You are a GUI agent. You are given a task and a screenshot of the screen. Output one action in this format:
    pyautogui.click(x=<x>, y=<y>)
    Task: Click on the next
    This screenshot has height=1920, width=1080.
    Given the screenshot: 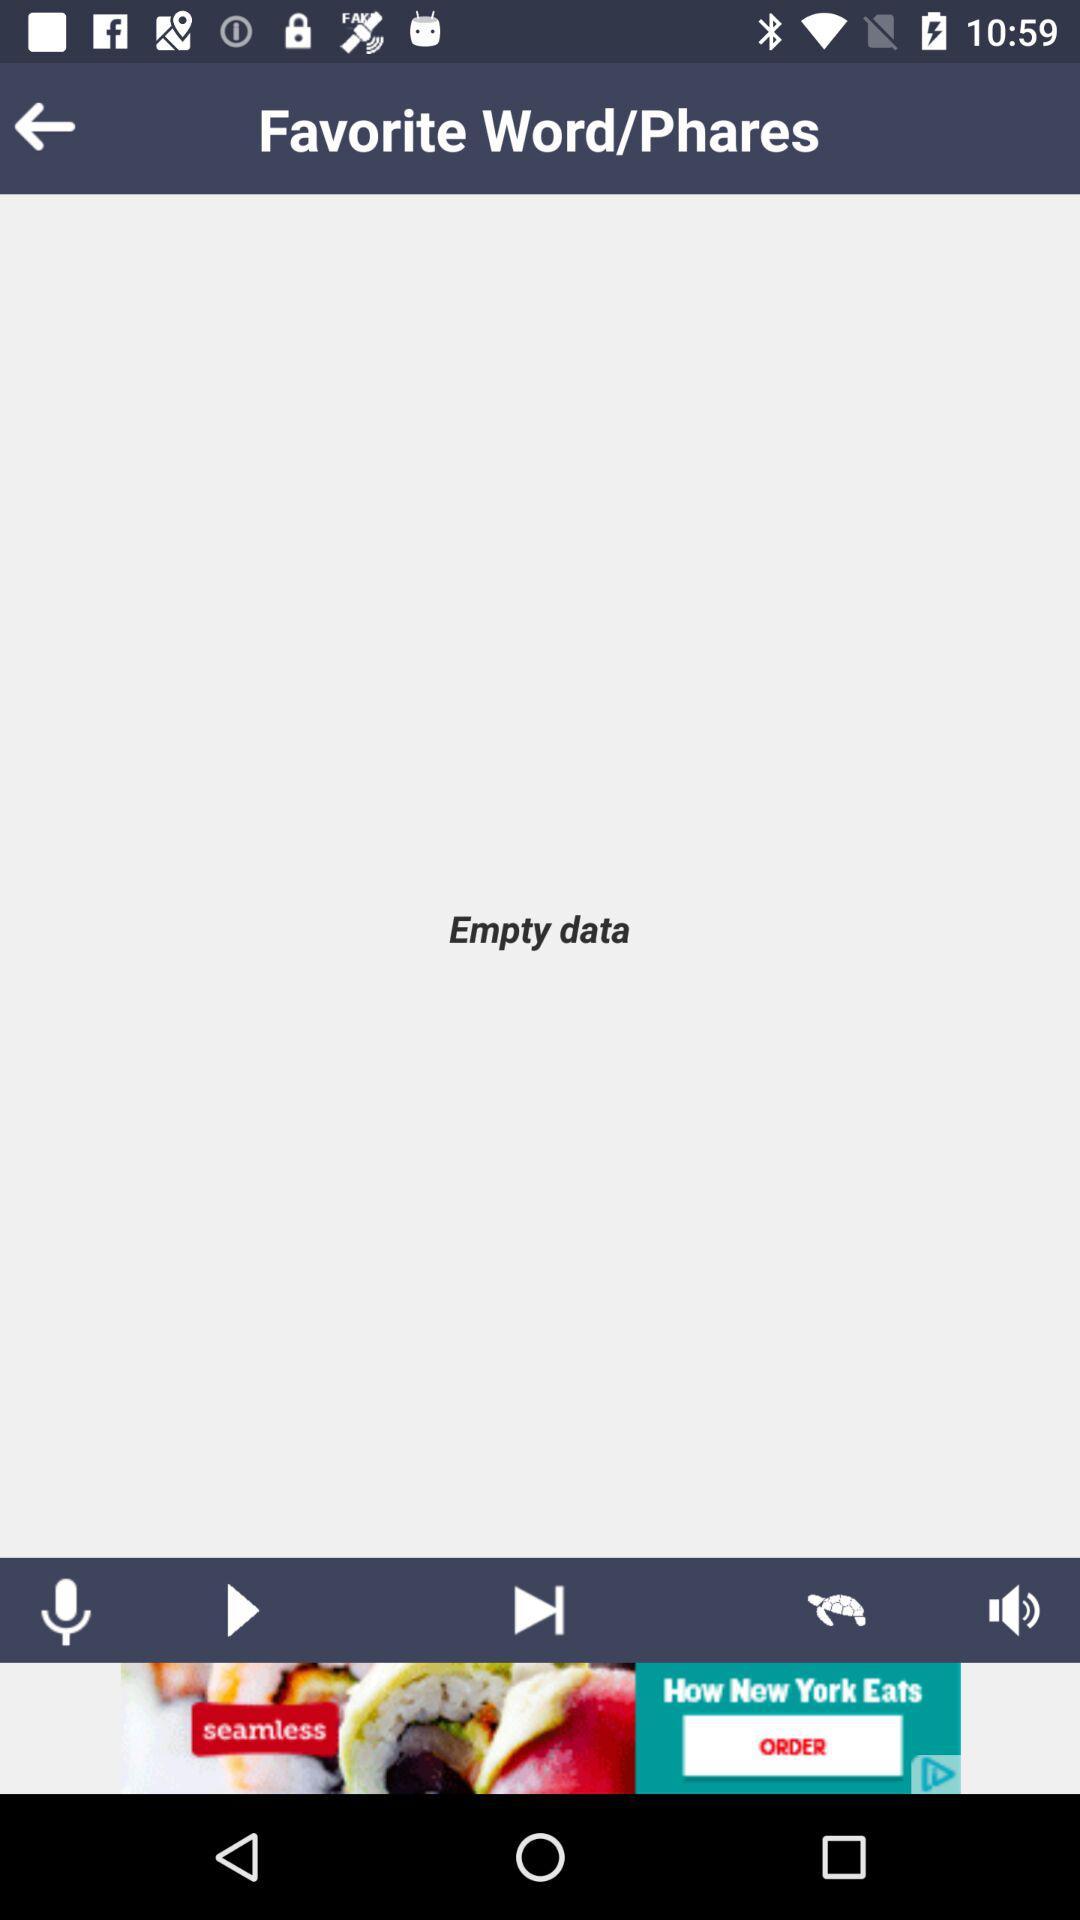 What is the action you would take?
    pyautogui.click(x=538, y=1610)
    